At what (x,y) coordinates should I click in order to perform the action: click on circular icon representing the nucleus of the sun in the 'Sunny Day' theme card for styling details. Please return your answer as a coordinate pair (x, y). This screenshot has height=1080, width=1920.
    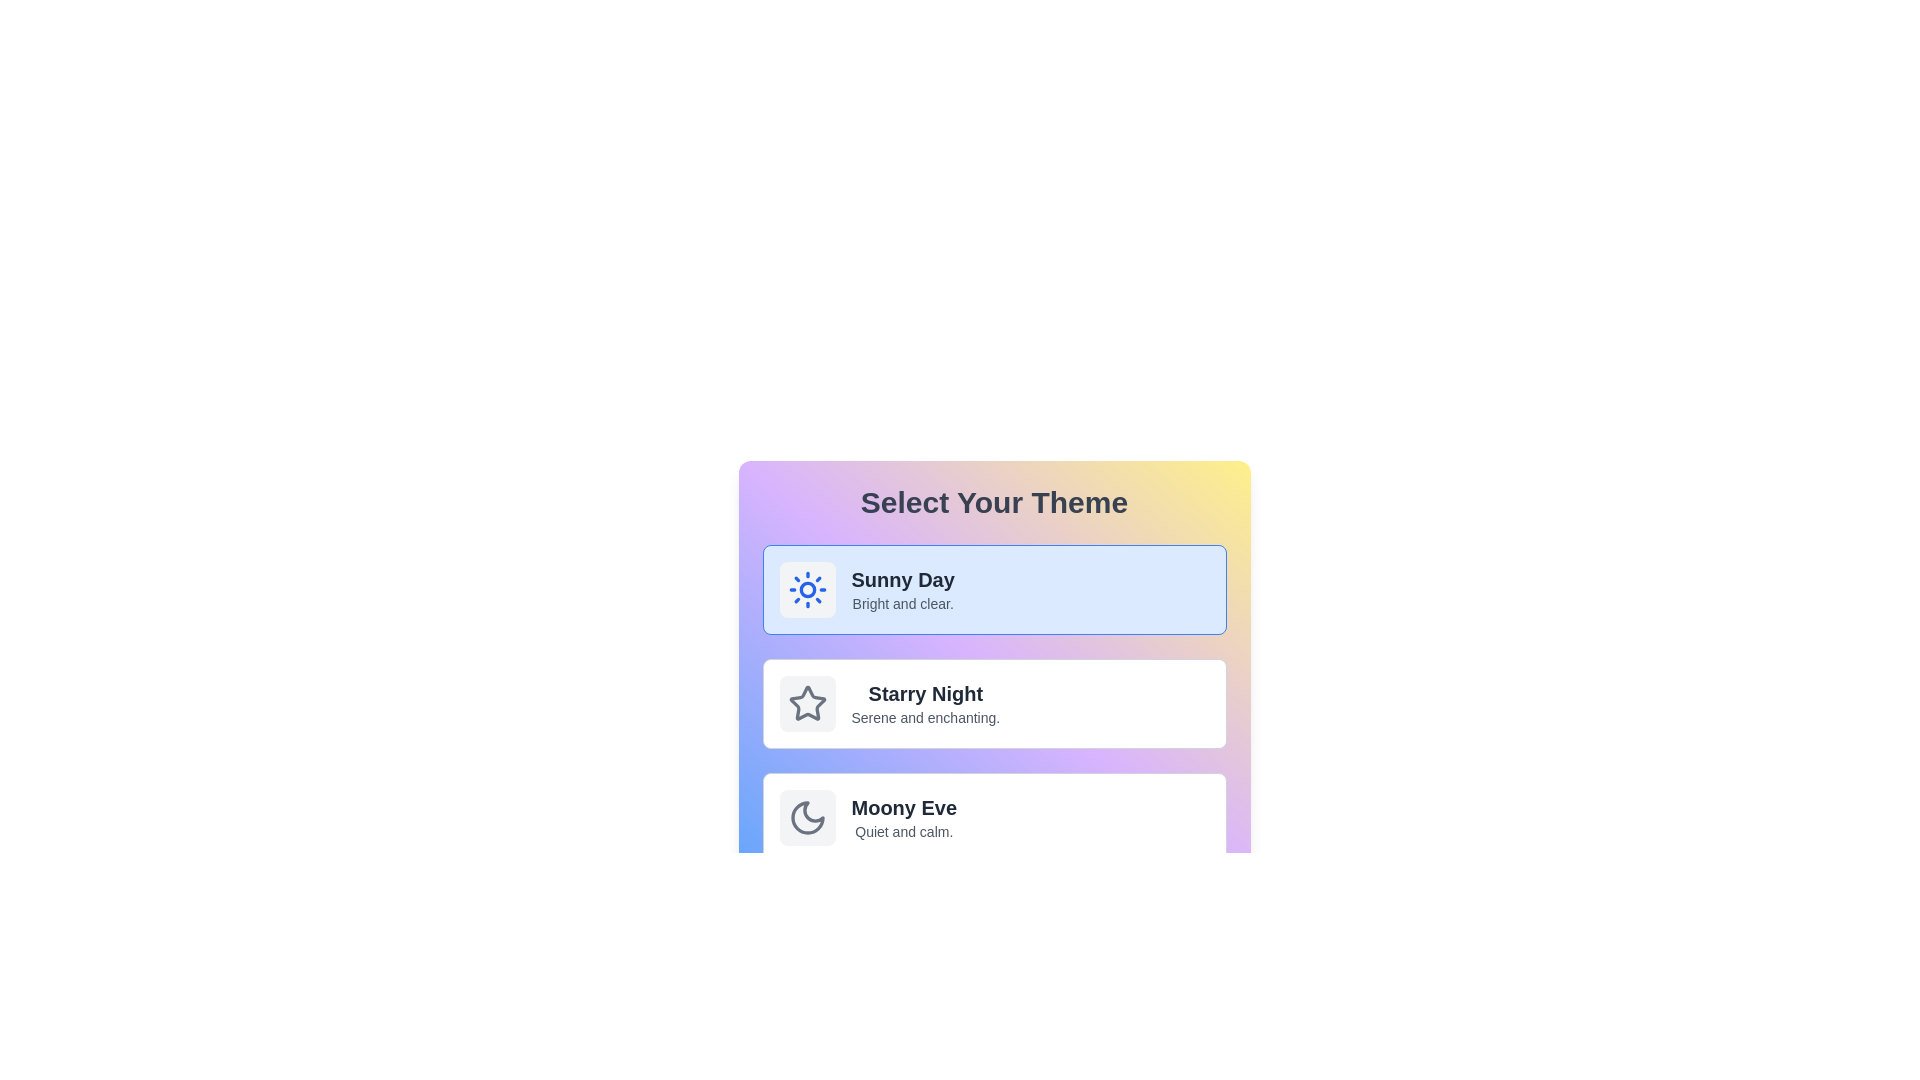
    Looking at the image, I should click on (807, 589).